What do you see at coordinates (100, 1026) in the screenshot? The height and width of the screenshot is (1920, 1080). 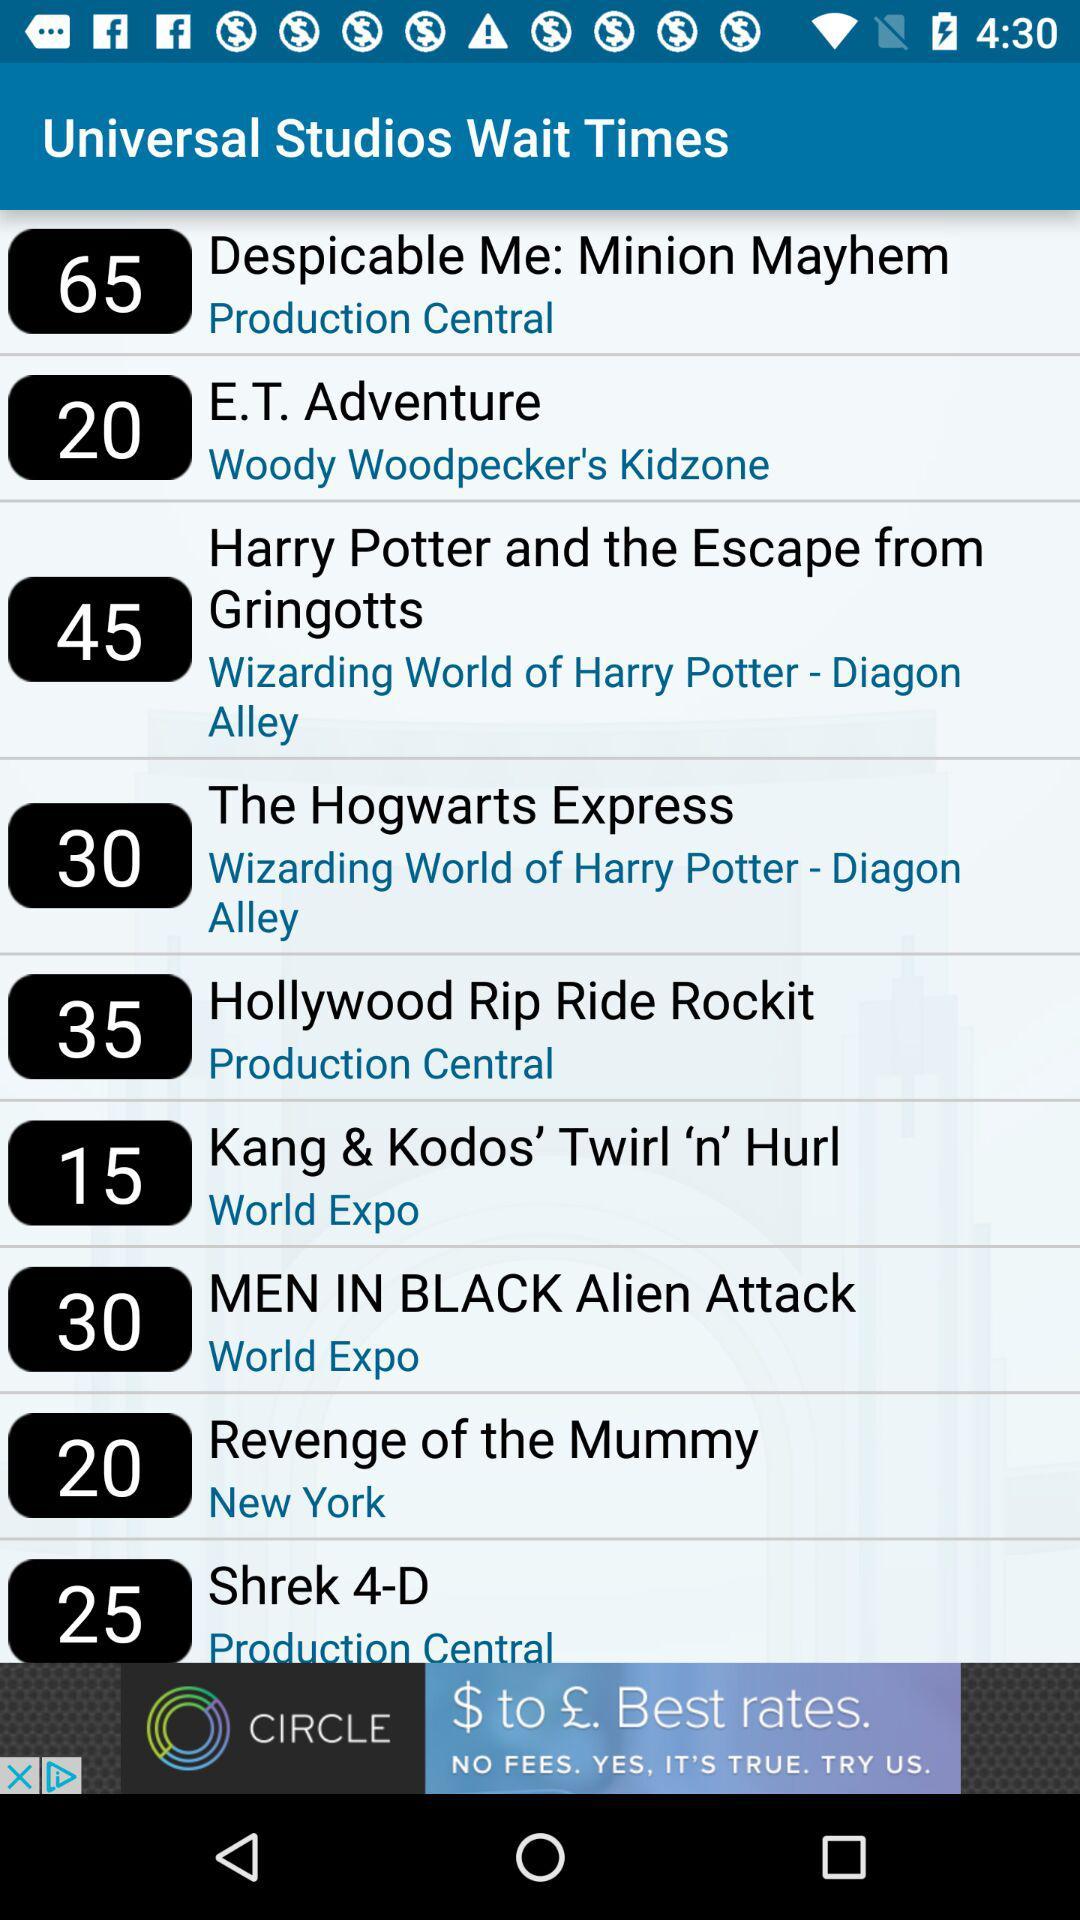 I see `item next to hollywood rip ride icon` at bounding box center [100, 1026].